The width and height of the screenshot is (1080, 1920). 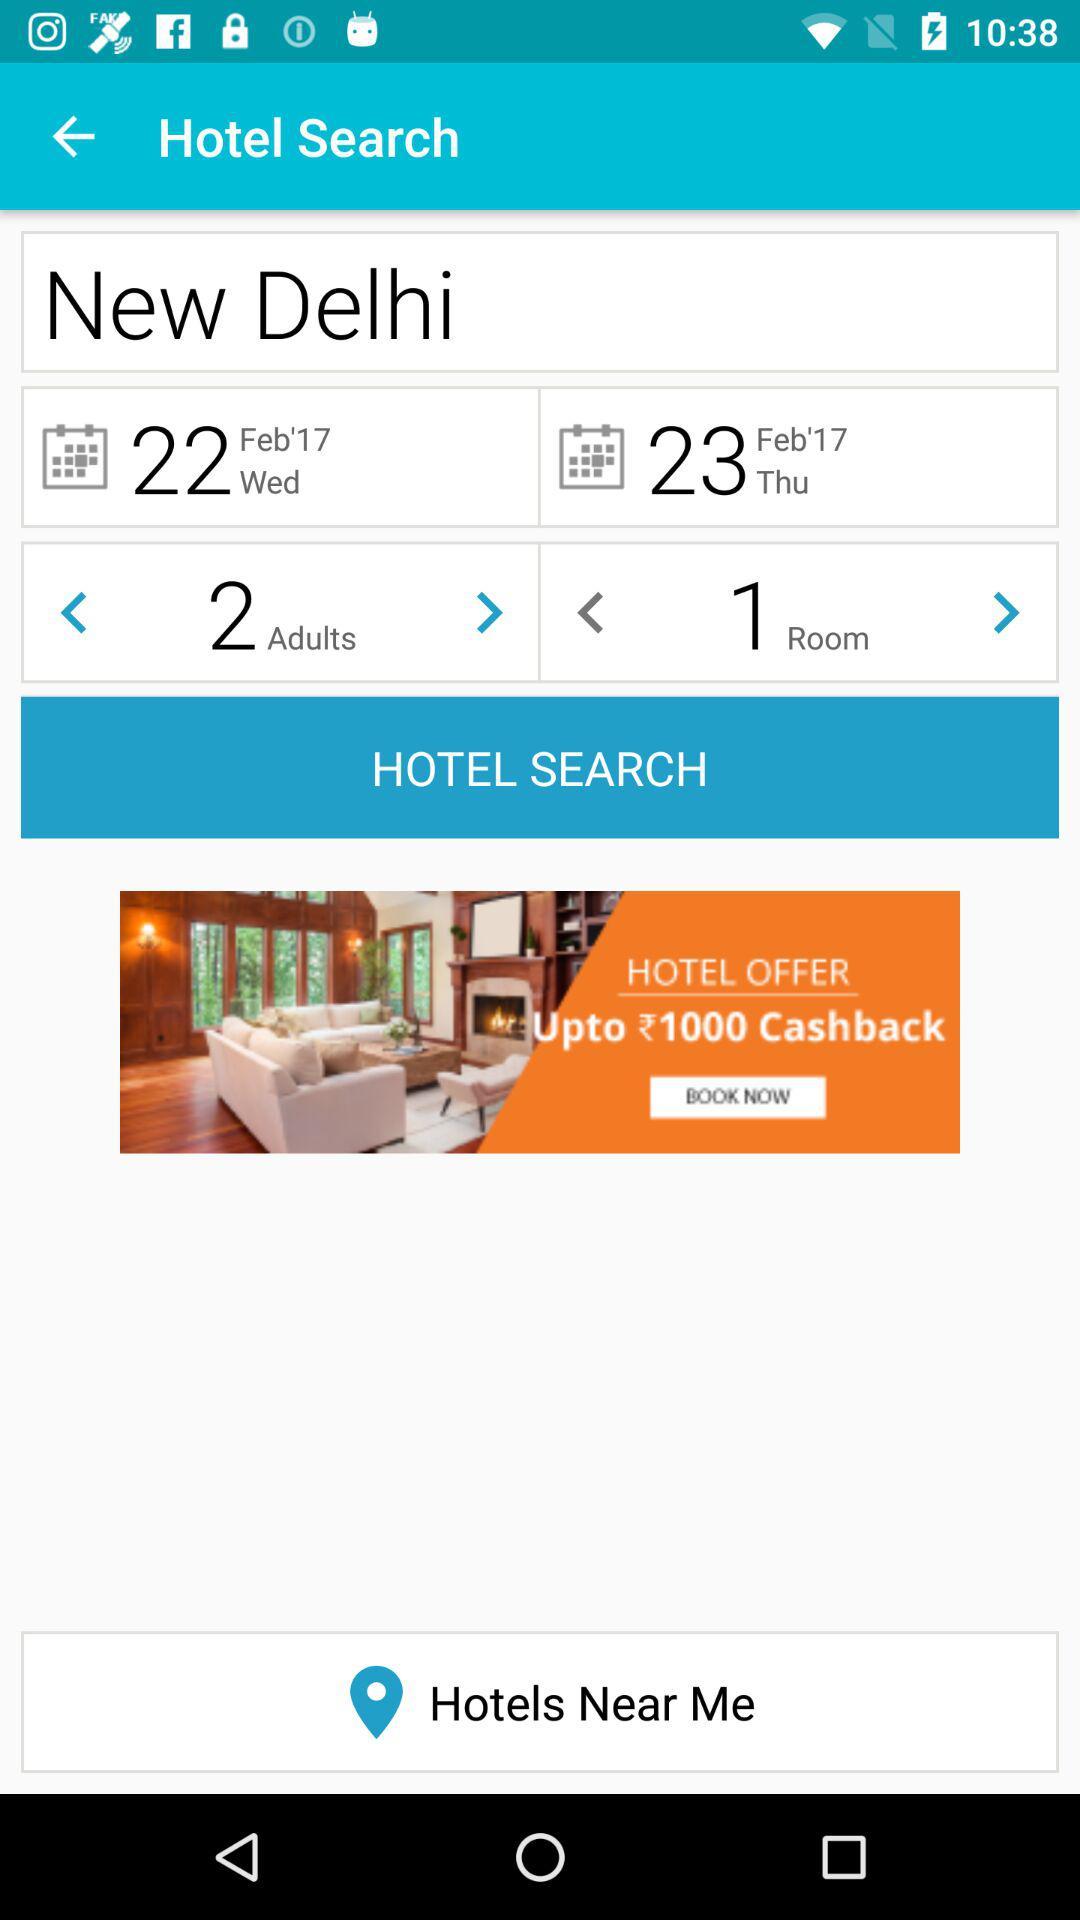 I want to click on before, so click(x=589, y=611).